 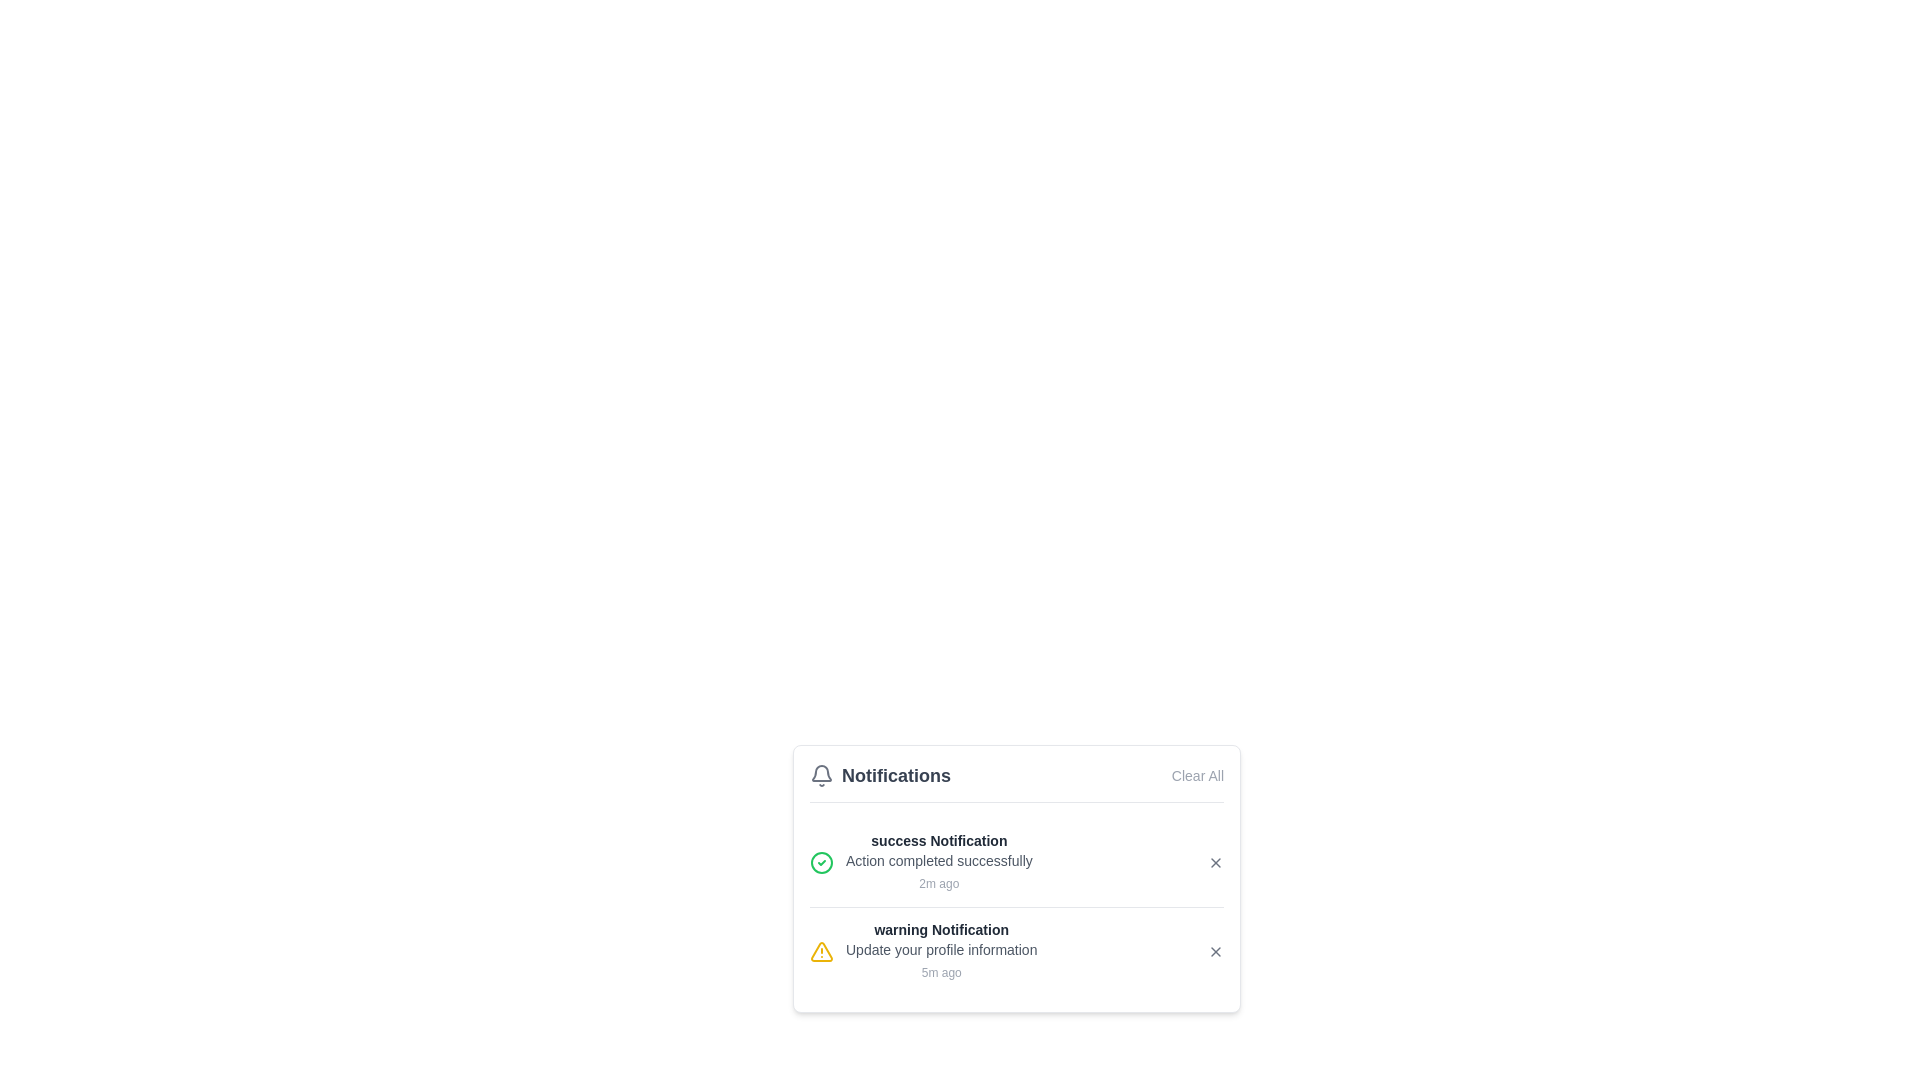 I want to click on text from the Text Label that provides information regarding an action or update requirement related to the user's profile, positioned below the title 'warning Notification' and above the timestamp '5m ago', so click(x=940, y=948).